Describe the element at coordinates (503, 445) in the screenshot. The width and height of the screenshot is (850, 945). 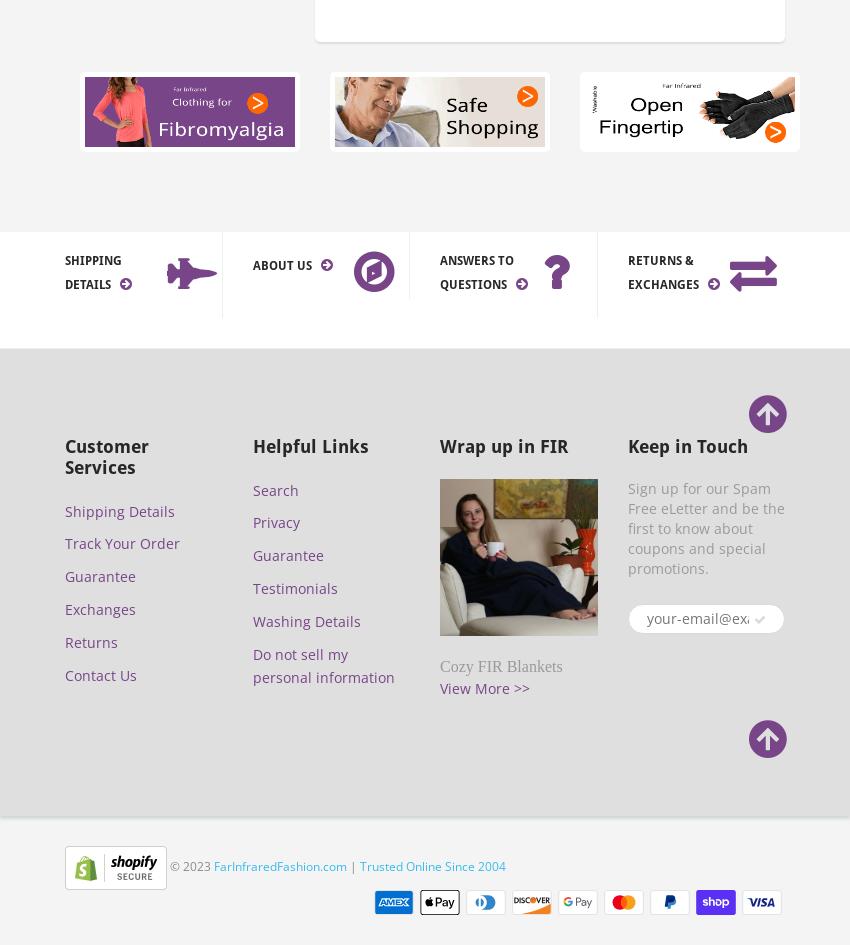
I see `'Wrap up in FIR'` at that location.